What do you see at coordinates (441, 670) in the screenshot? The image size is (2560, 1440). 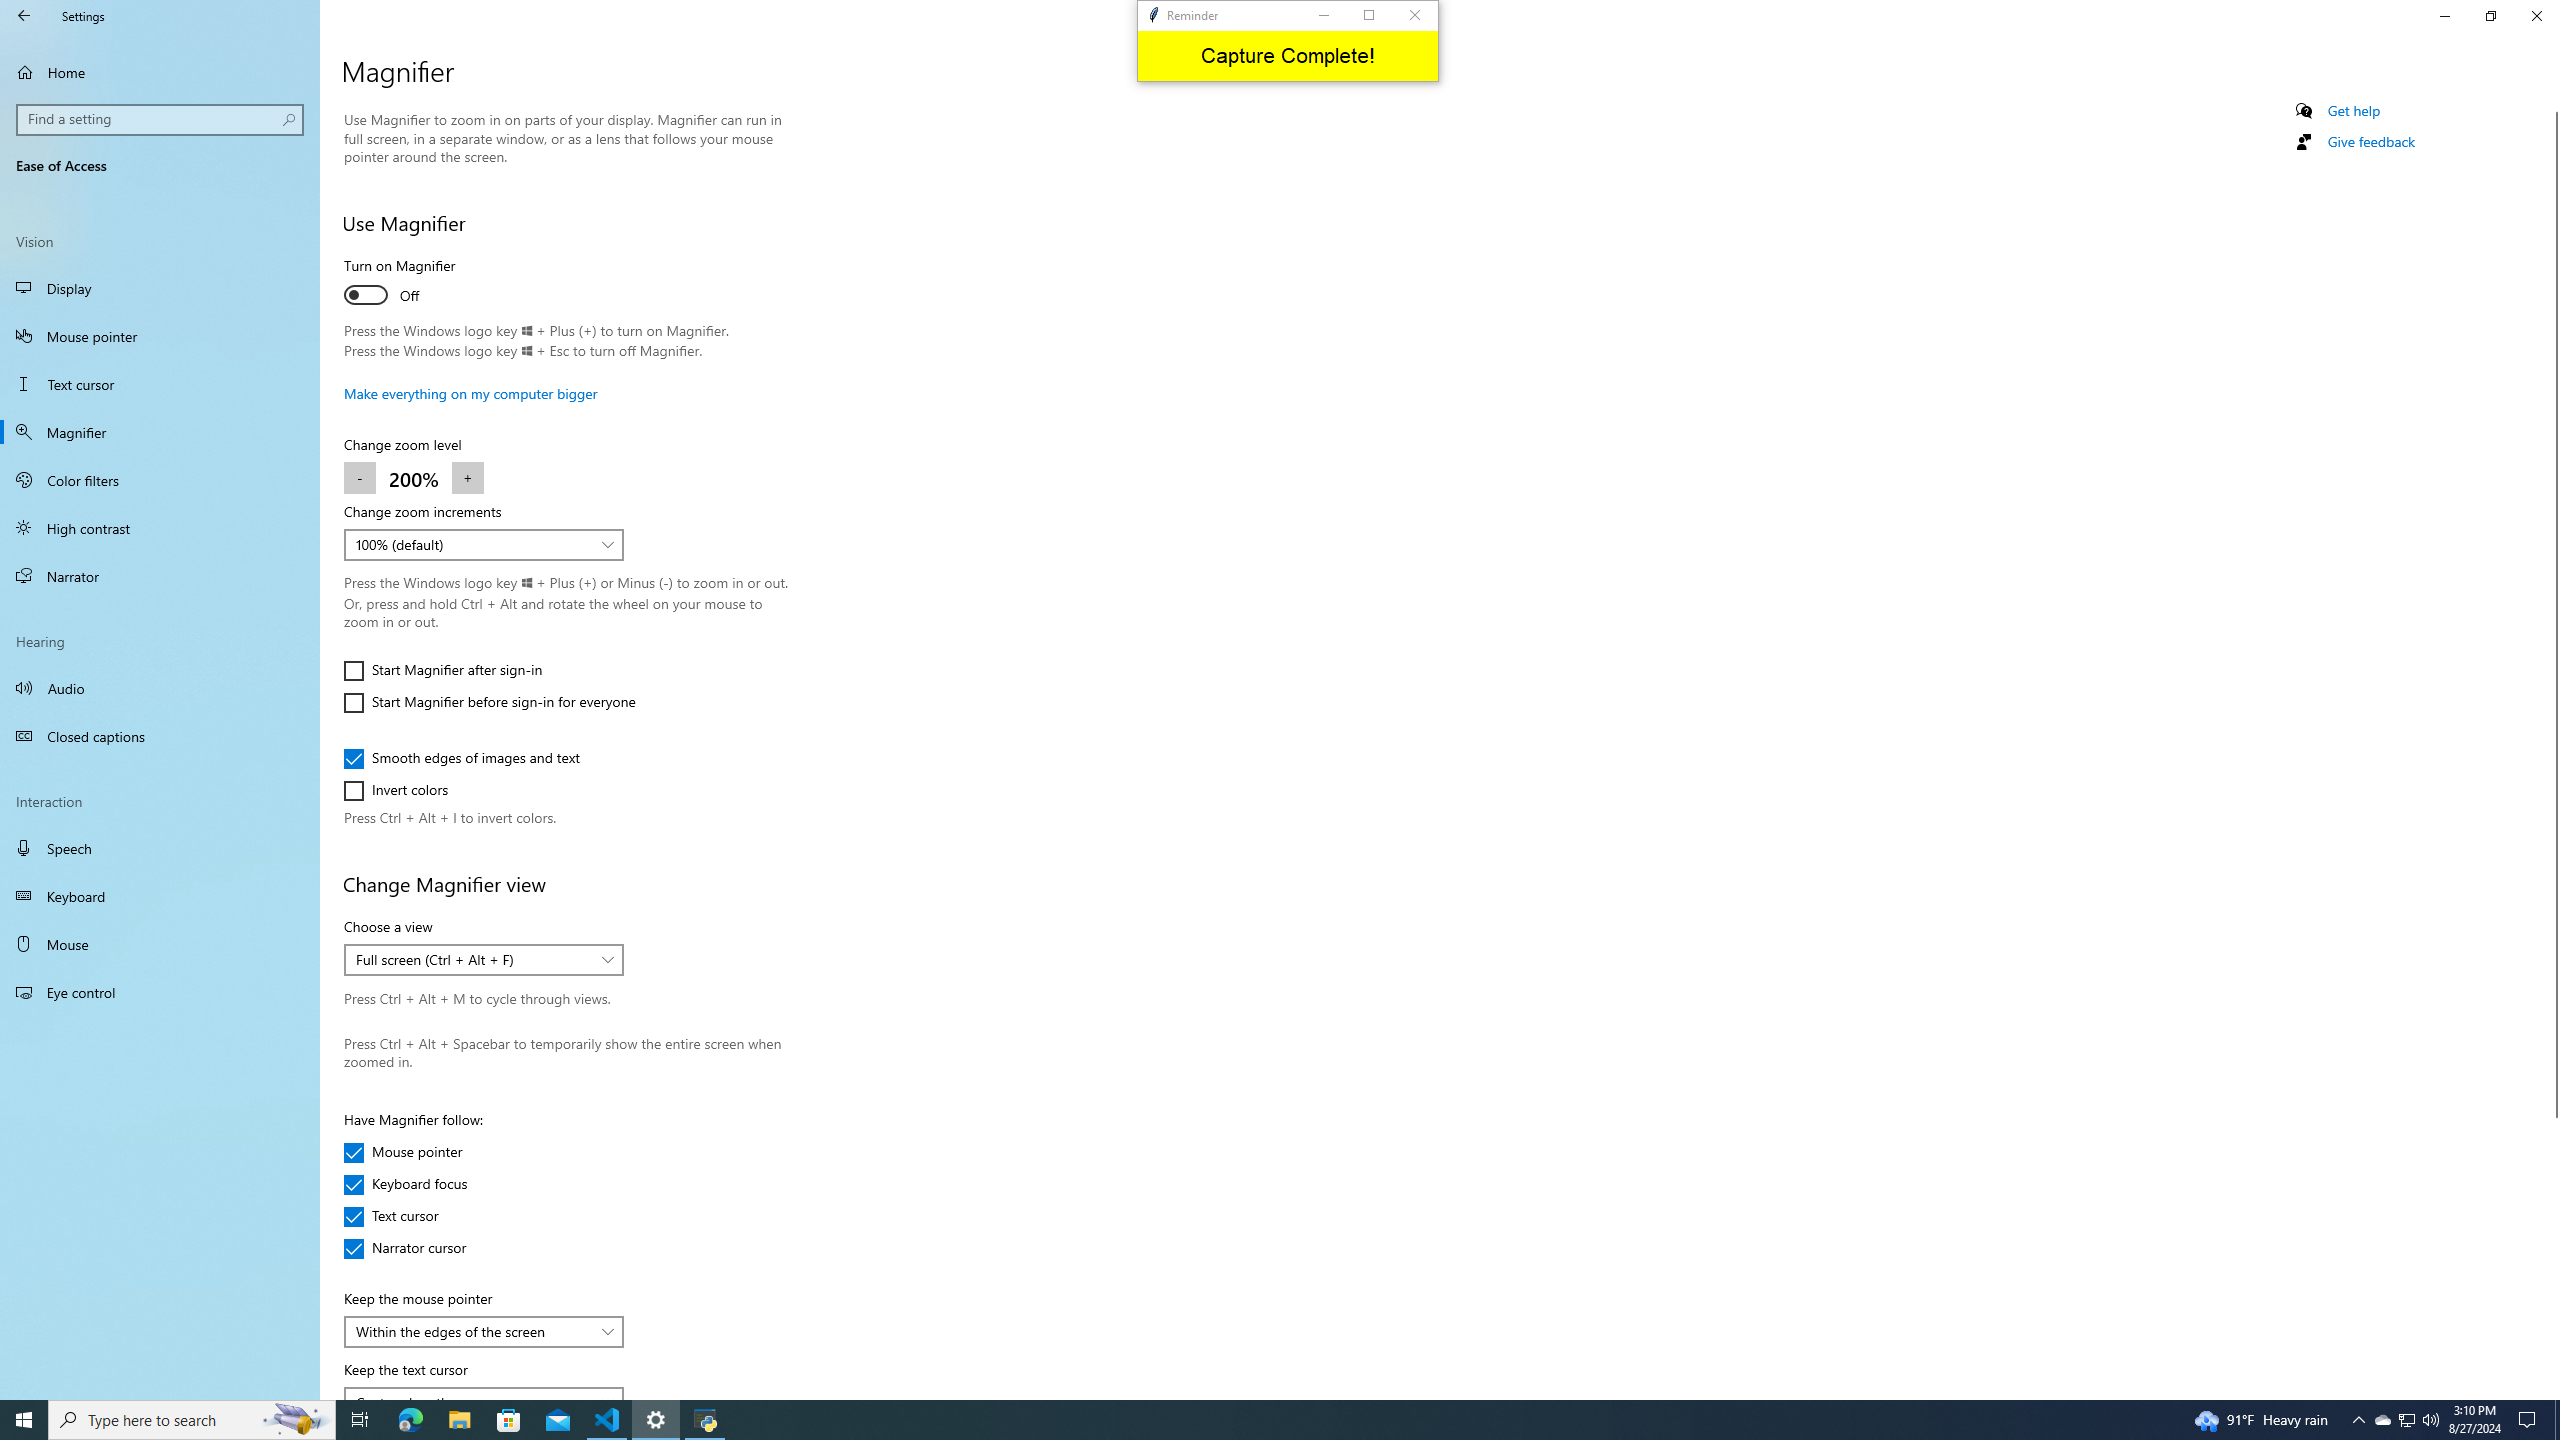 I see `'Start Magnifier after sign-in'` at bounding box center [441, 670].